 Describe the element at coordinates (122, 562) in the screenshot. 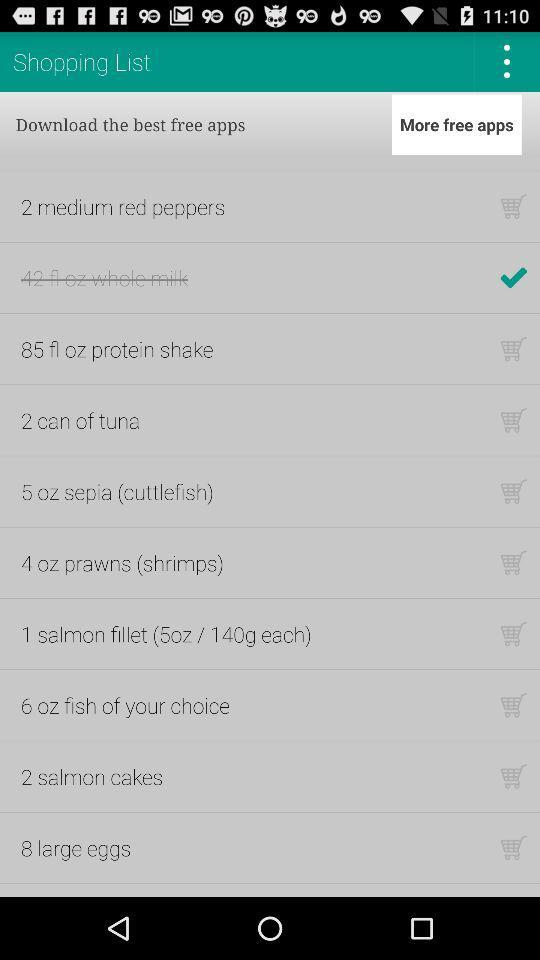

I see `icon below the 5 oz sepia` at that location.